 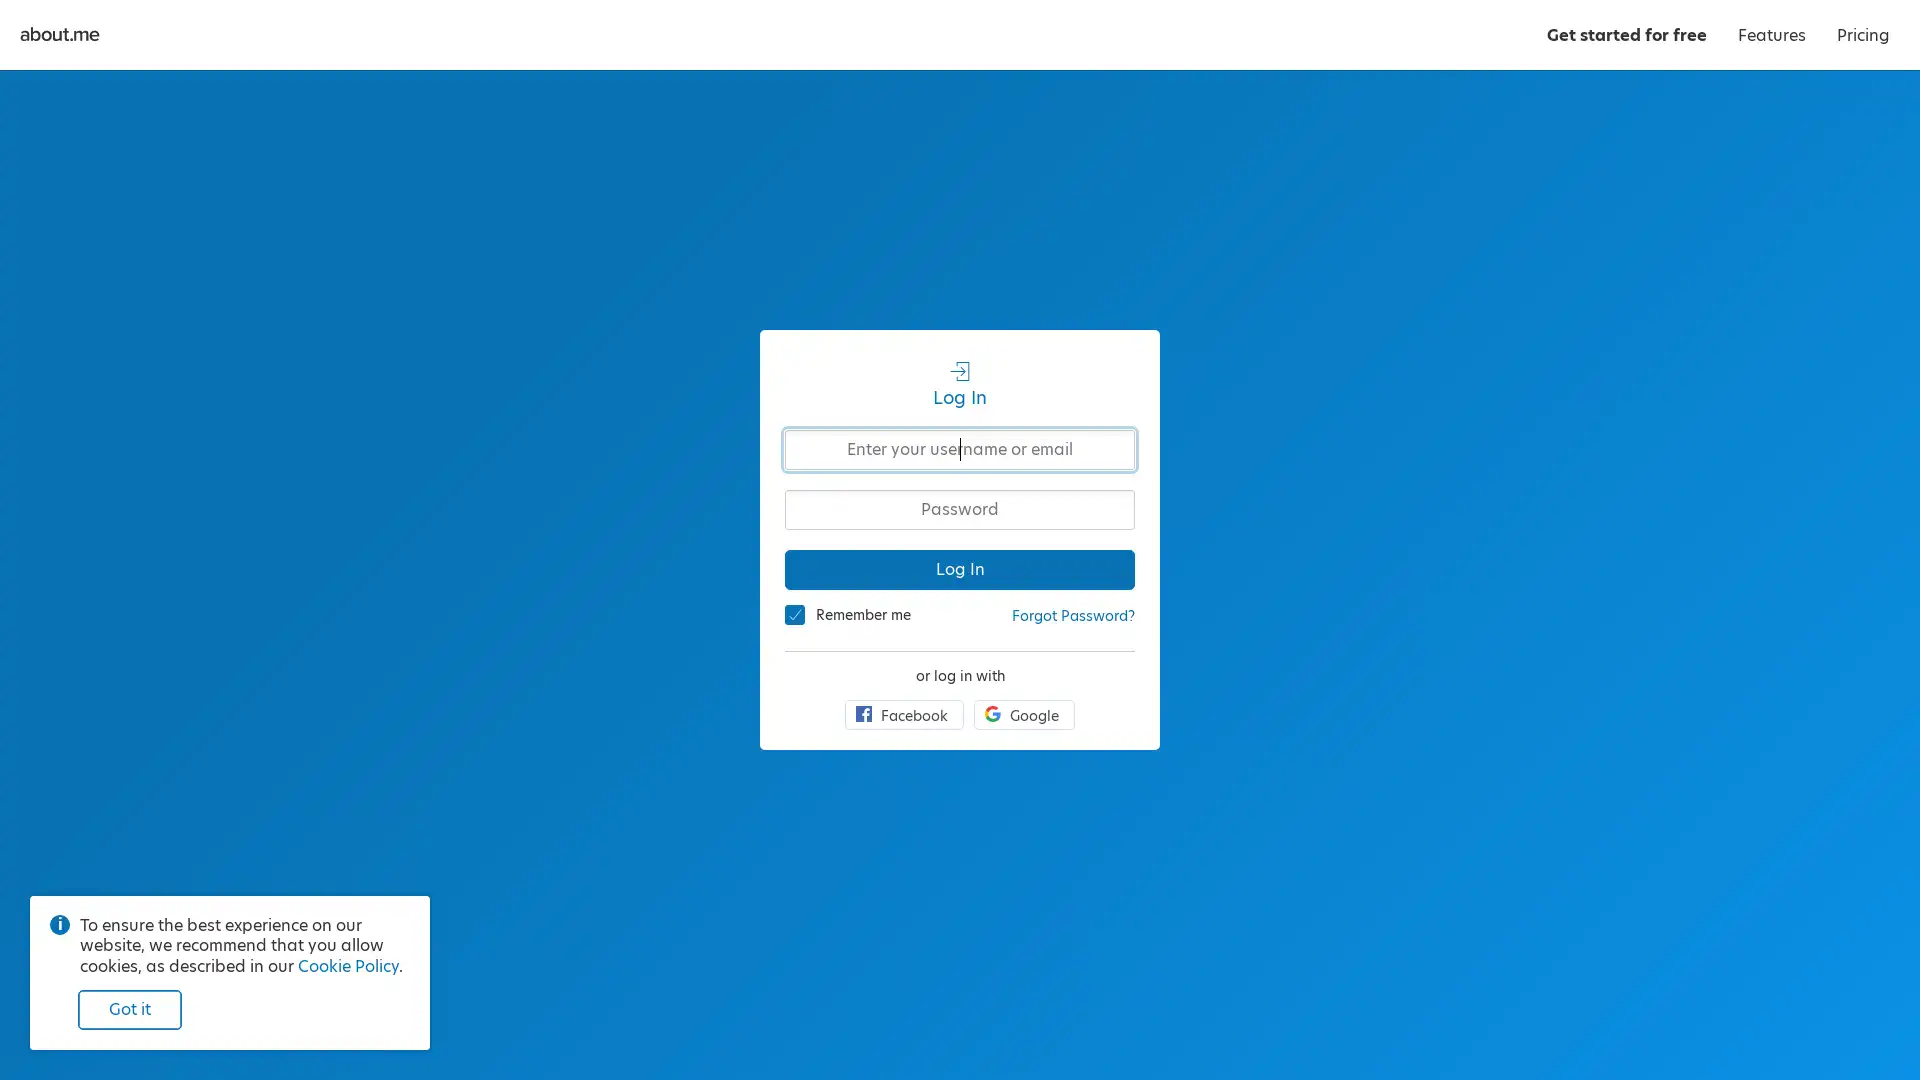 I want to click on Log In, so click(x=960, y=569).